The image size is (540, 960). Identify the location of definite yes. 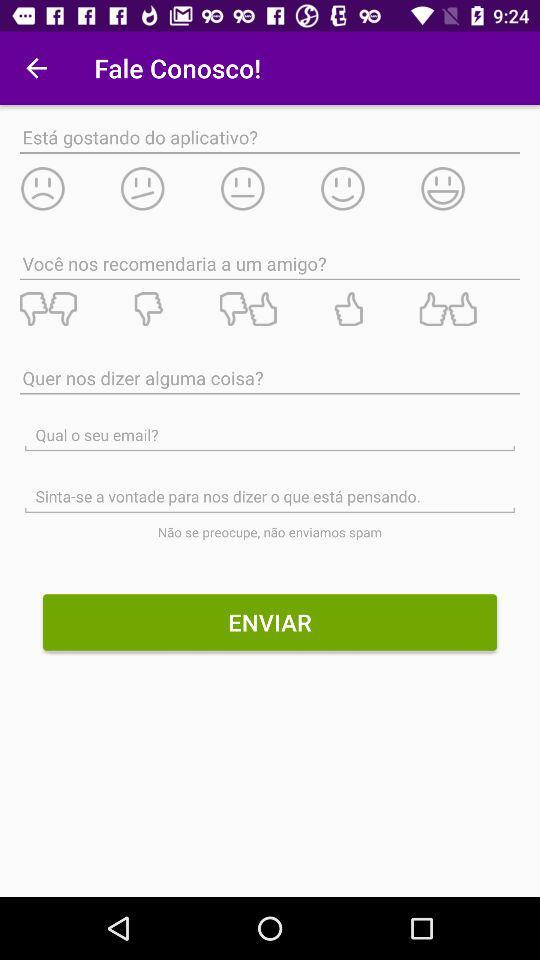
(469, 309).